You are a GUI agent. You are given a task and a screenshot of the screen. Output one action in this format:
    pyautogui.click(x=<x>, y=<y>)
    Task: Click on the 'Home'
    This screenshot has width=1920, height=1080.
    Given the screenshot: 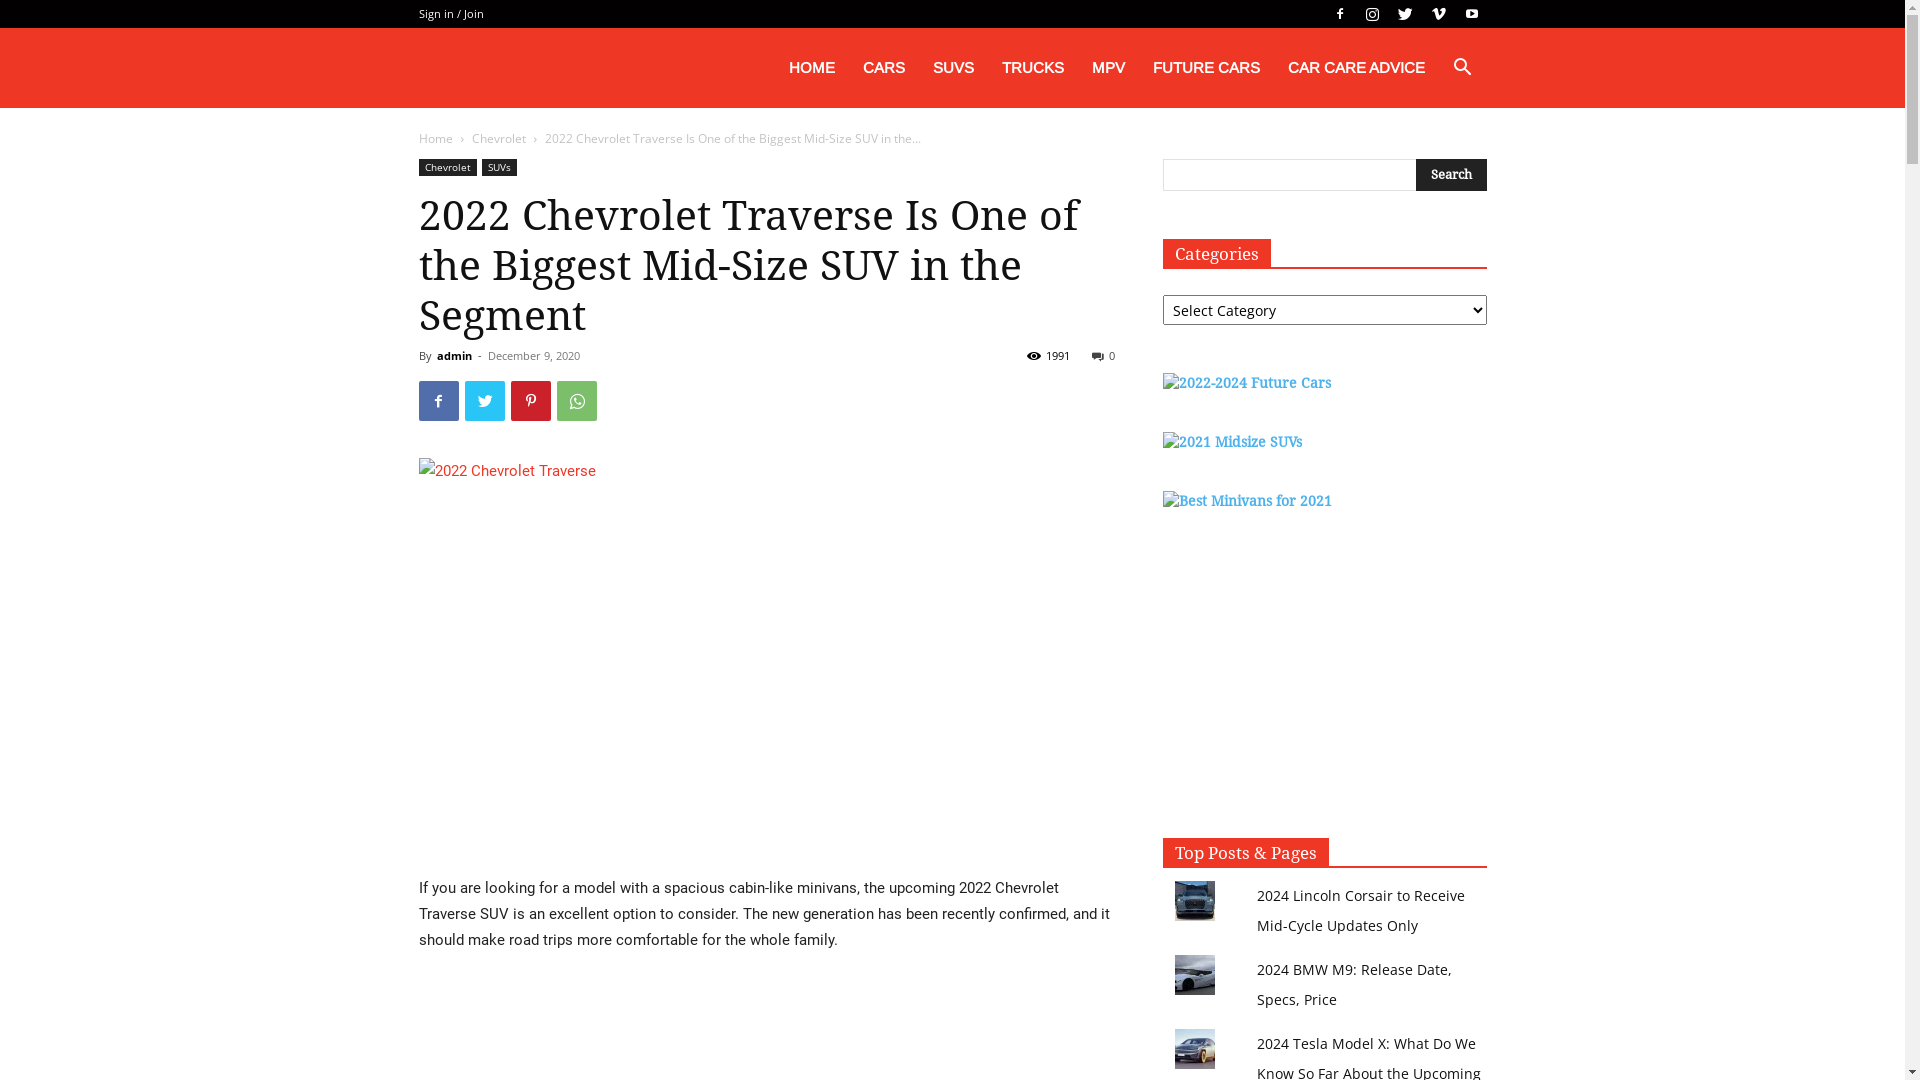 What is the action you would take?
    pyautogui.click(x=434, y=137)
    